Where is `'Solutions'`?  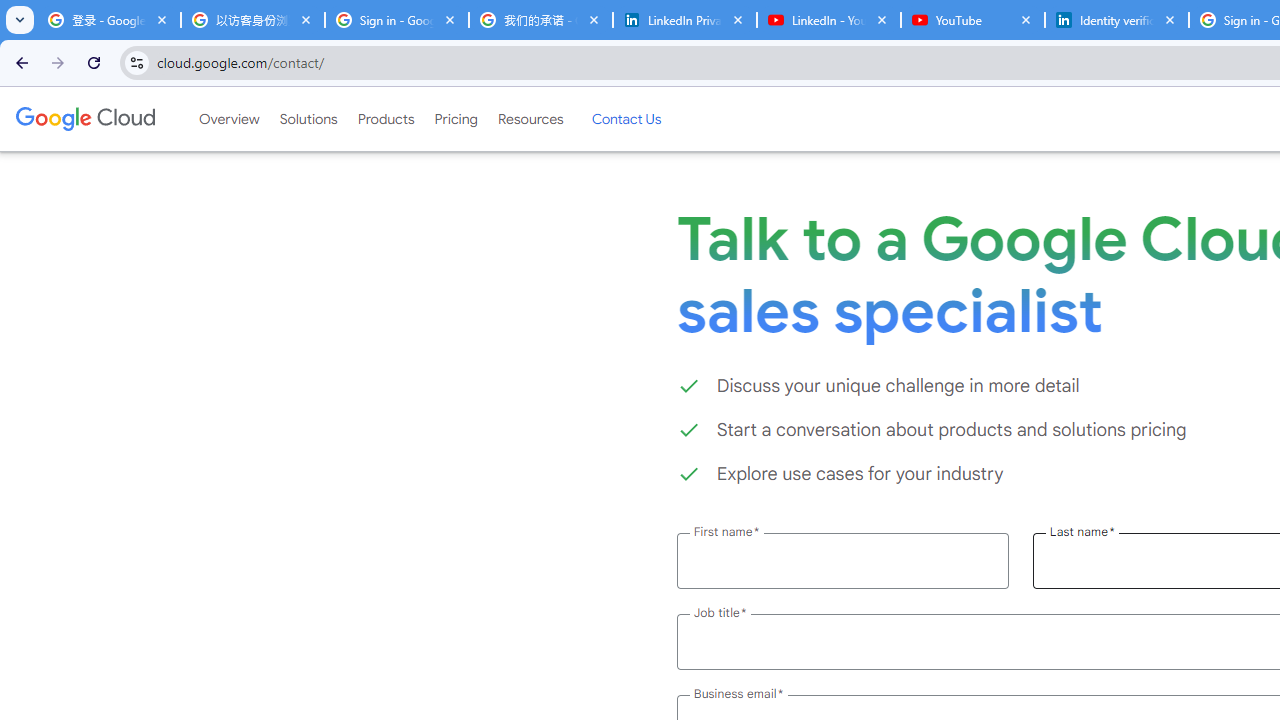 'Solutions' is located at coordinates (307, 119).